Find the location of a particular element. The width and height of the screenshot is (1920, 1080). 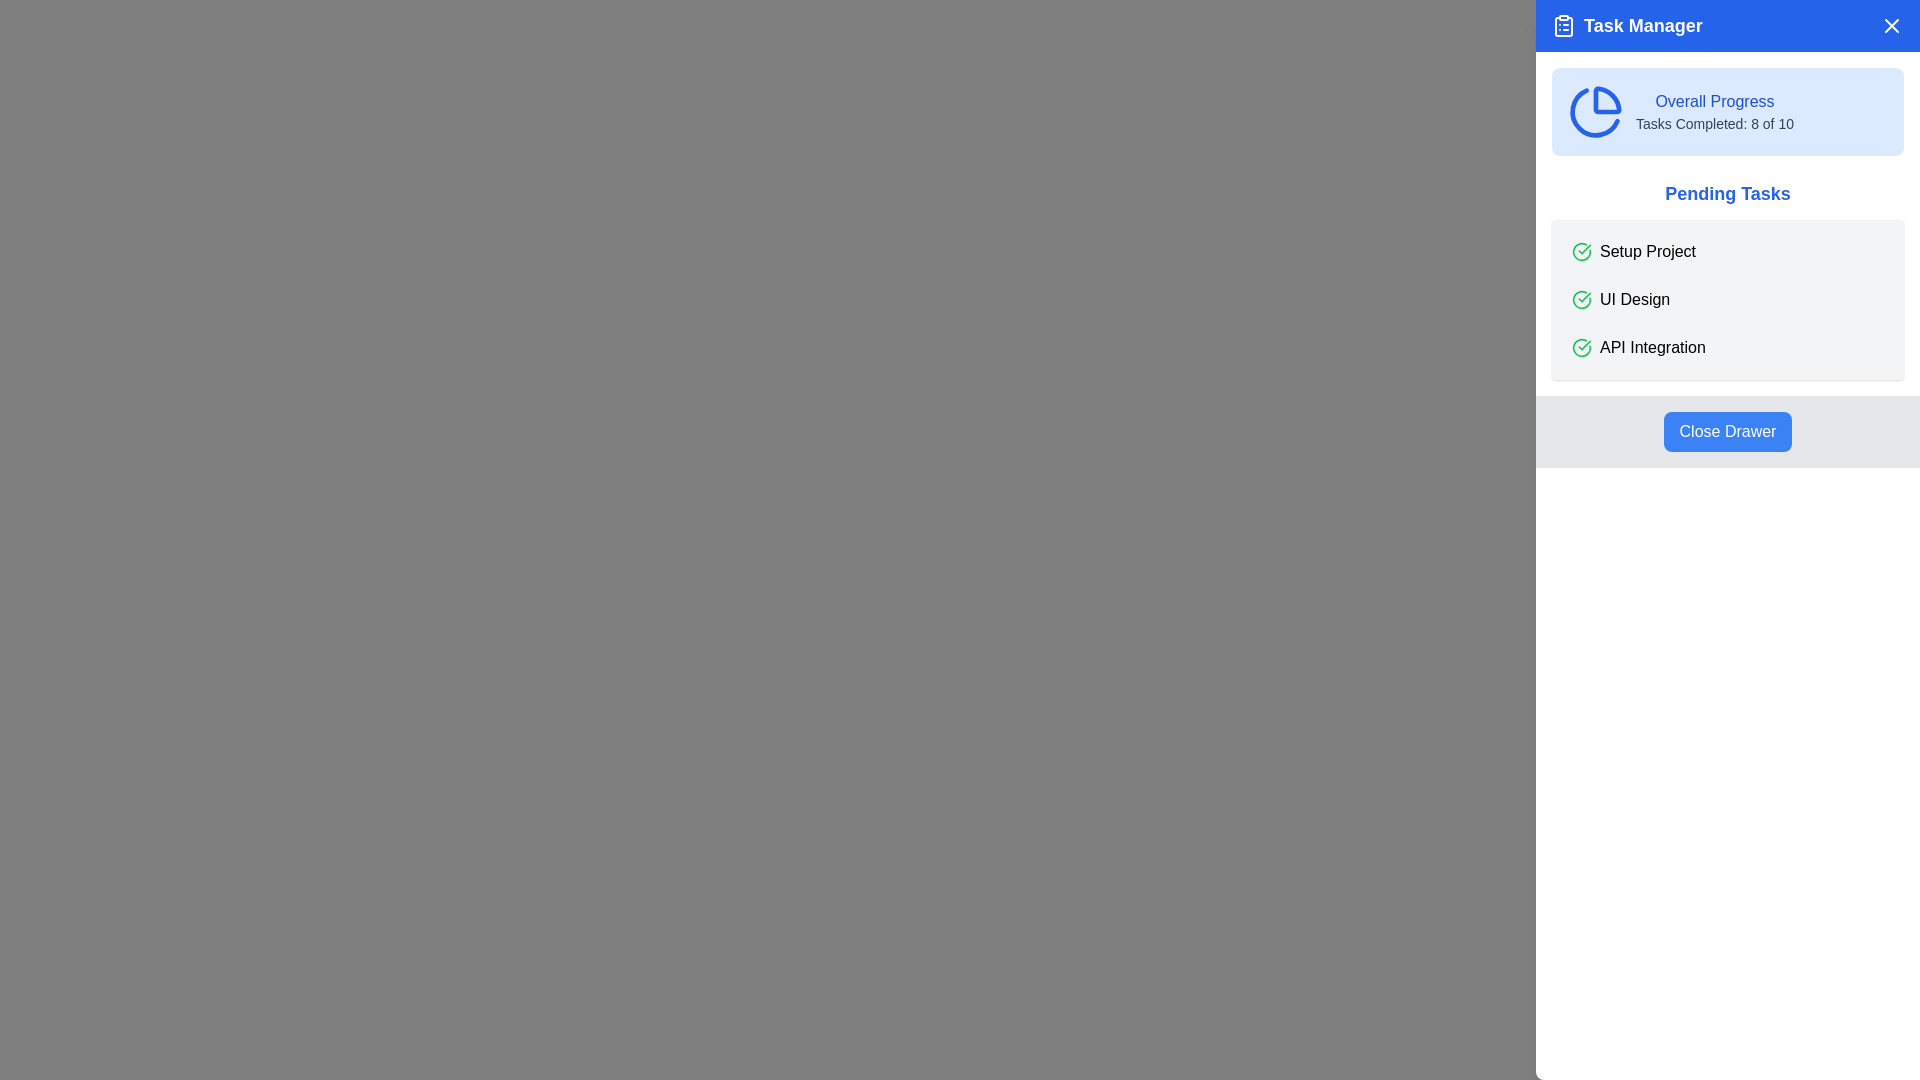

the close button located in the top-right corner of the 'Task Manager' header to observe interactive feedback is located at coordinates (1890, 26).